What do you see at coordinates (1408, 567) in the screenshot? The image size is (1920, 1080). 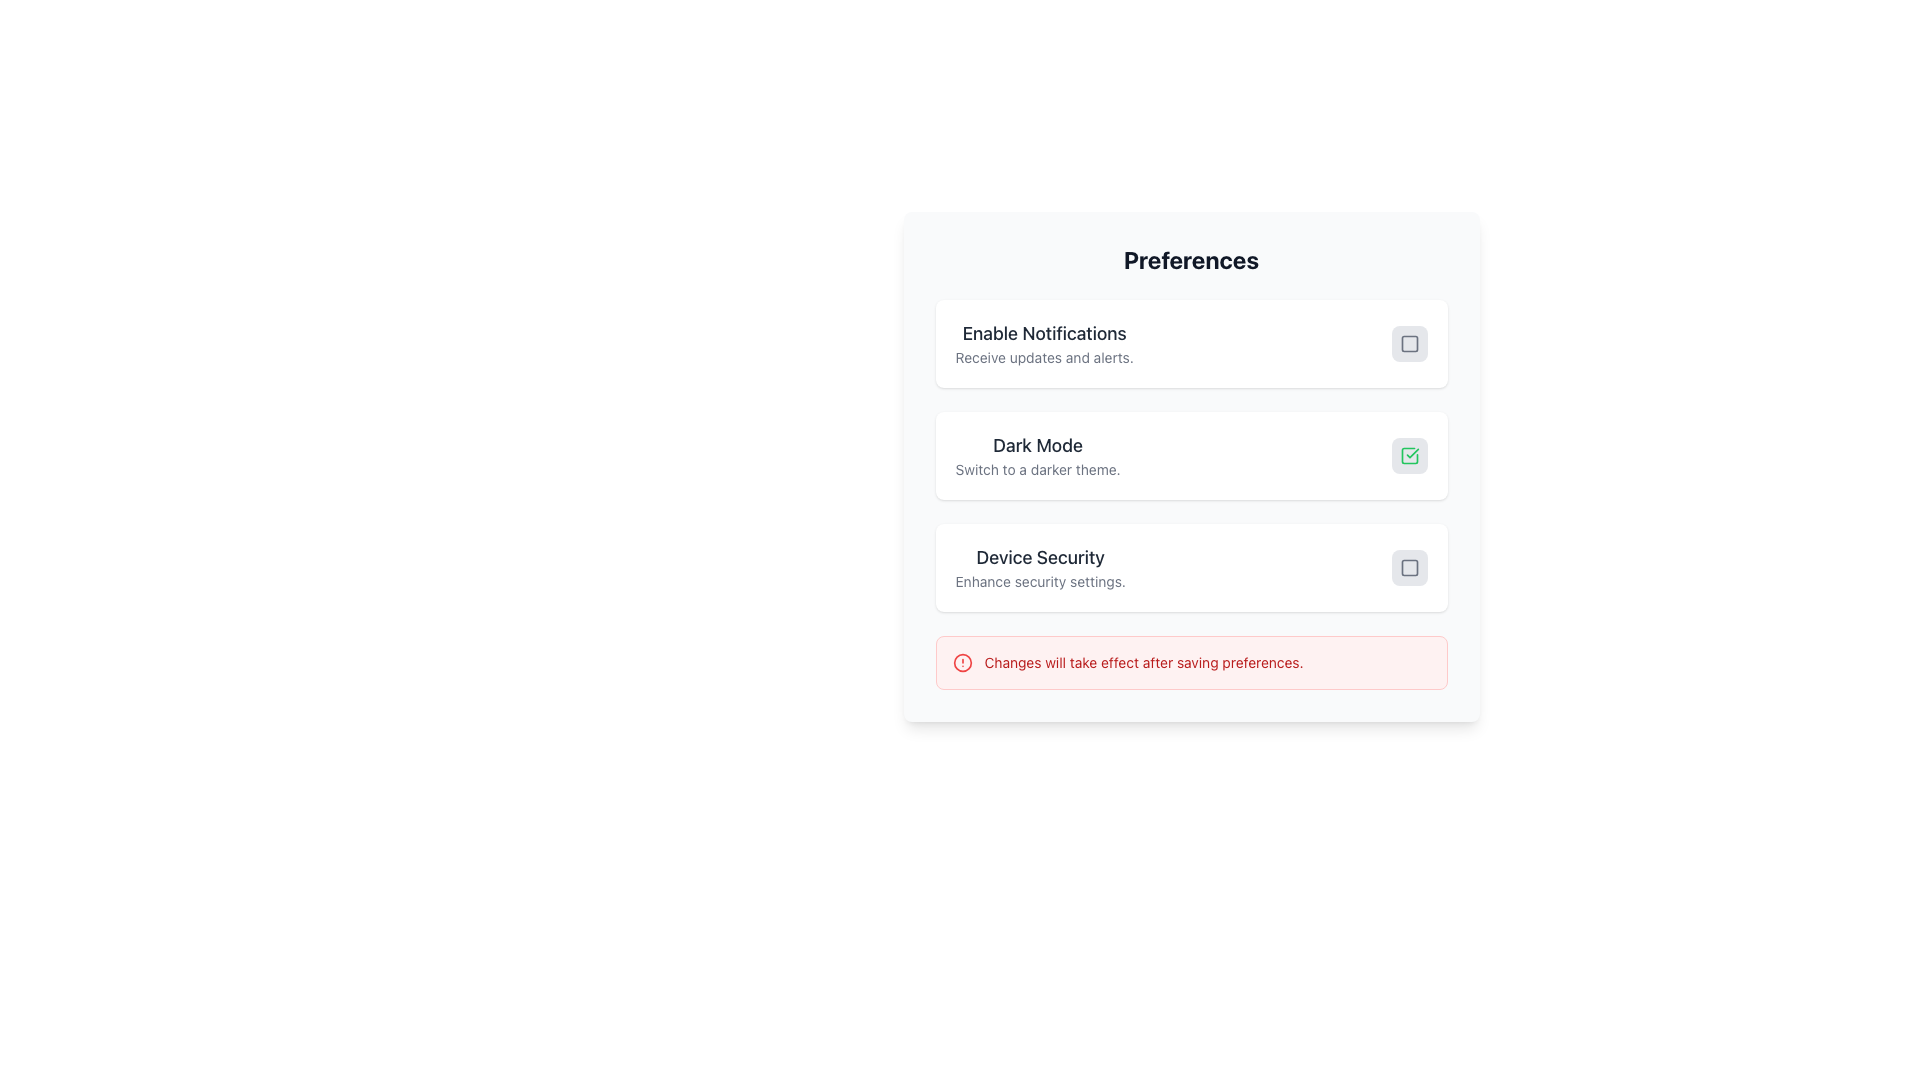 I see `the small gray square icon located next to the text 'Device Security' in the 'Preferences' section` at bounding box center [1408, 567].